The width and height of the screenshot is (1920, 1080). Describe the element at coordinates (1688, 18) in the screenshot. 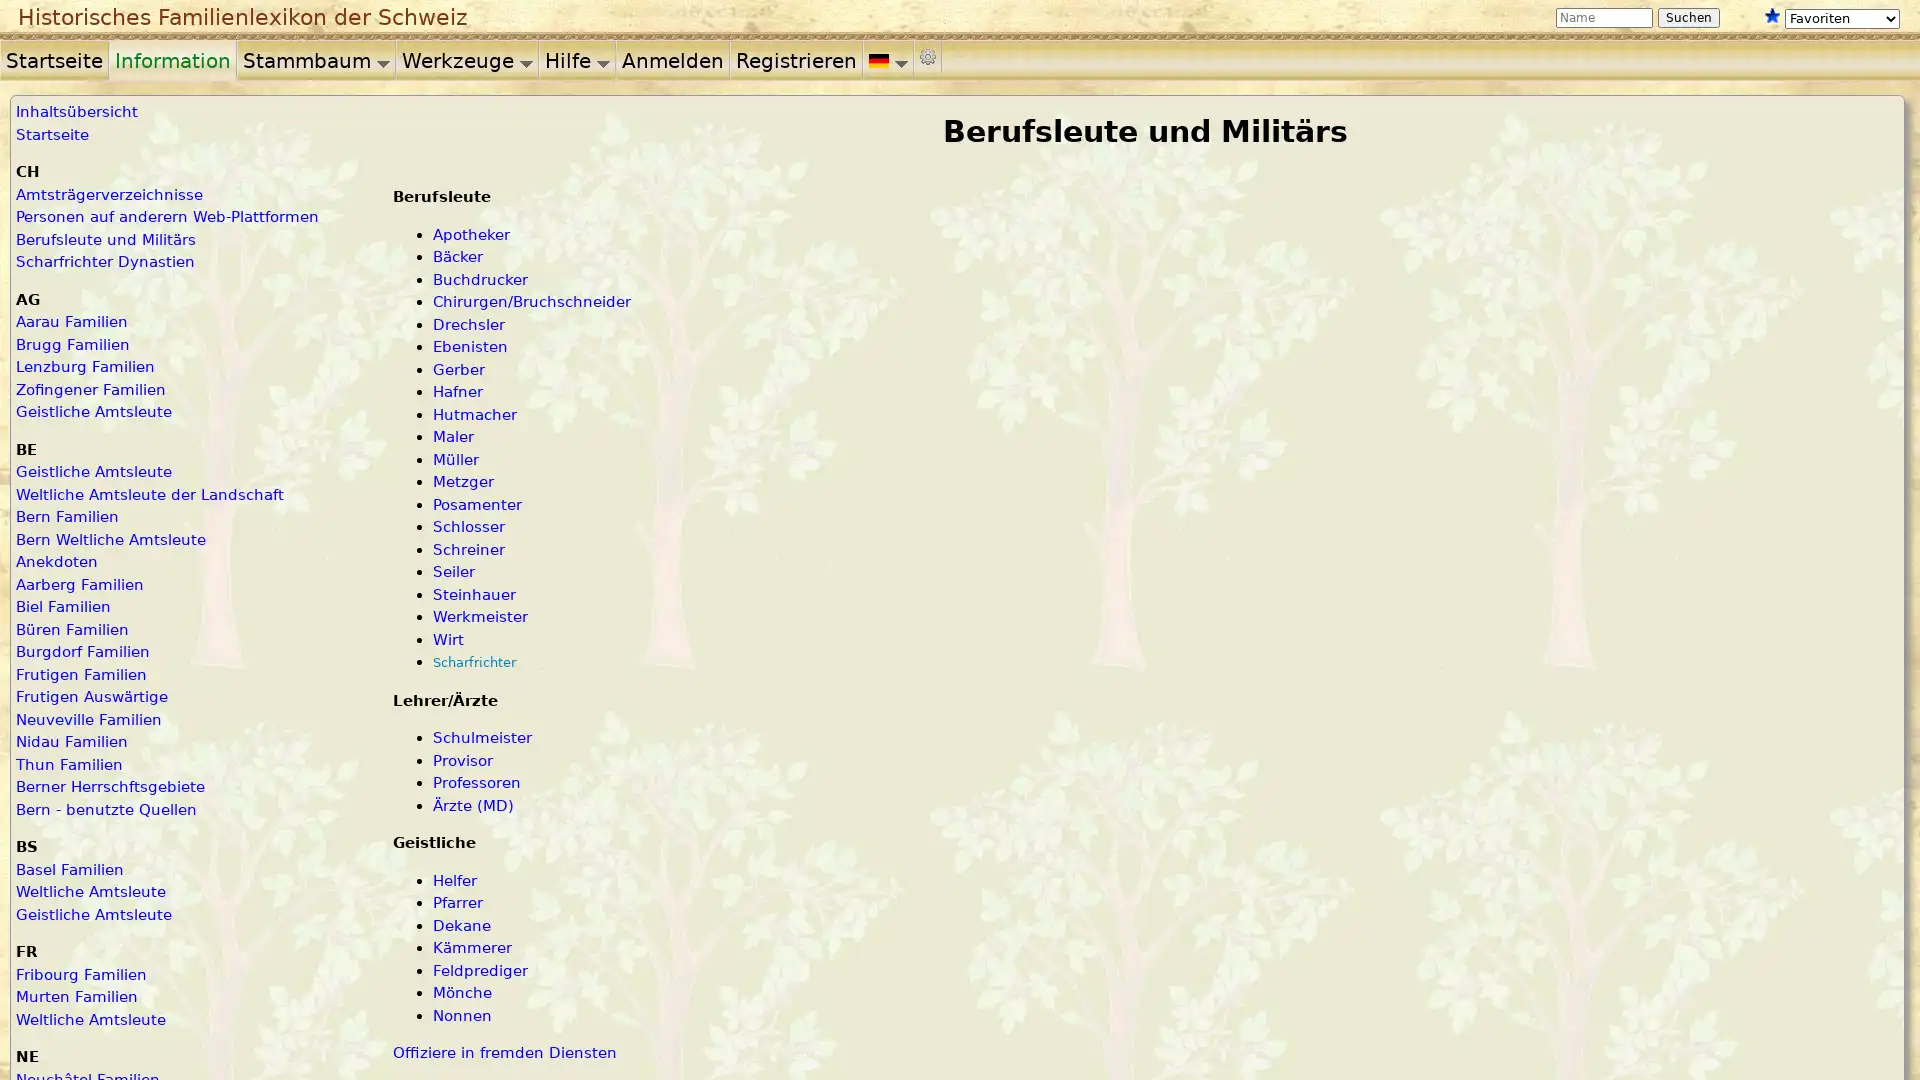

I see `Suchen` at that location.